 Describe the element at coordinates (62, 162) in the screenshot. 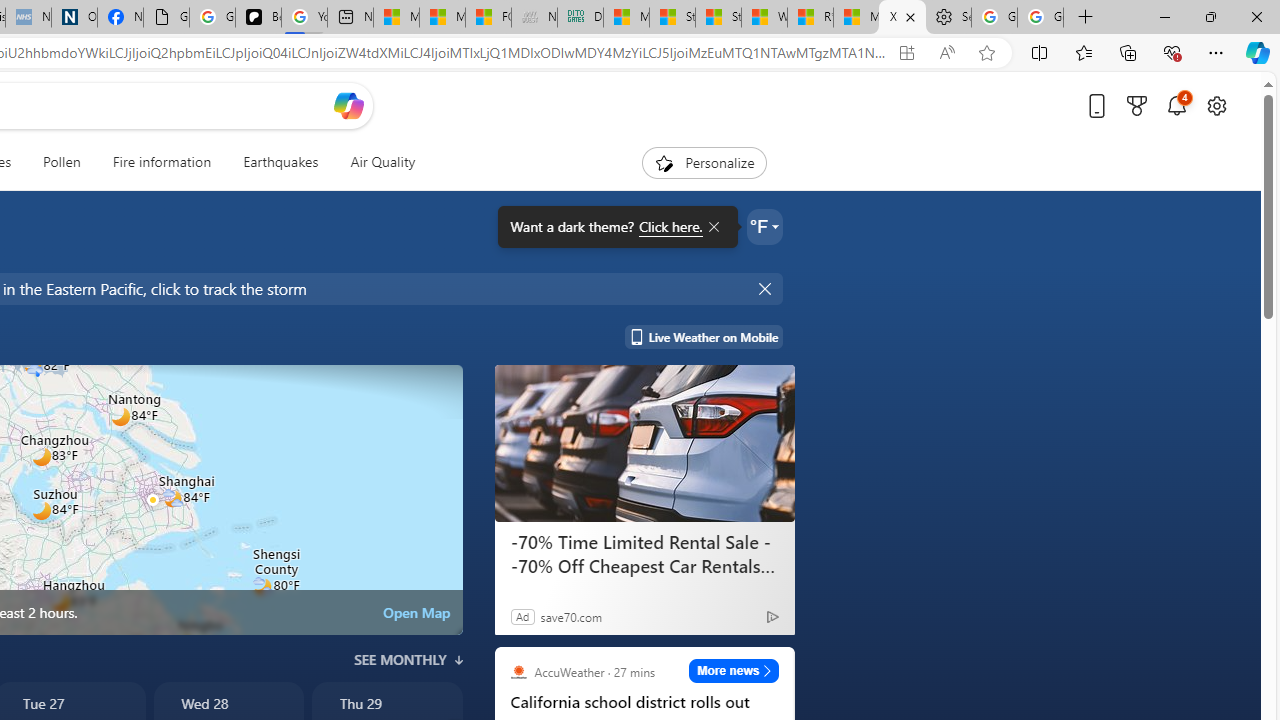

I see `'Pollen'` at that location.